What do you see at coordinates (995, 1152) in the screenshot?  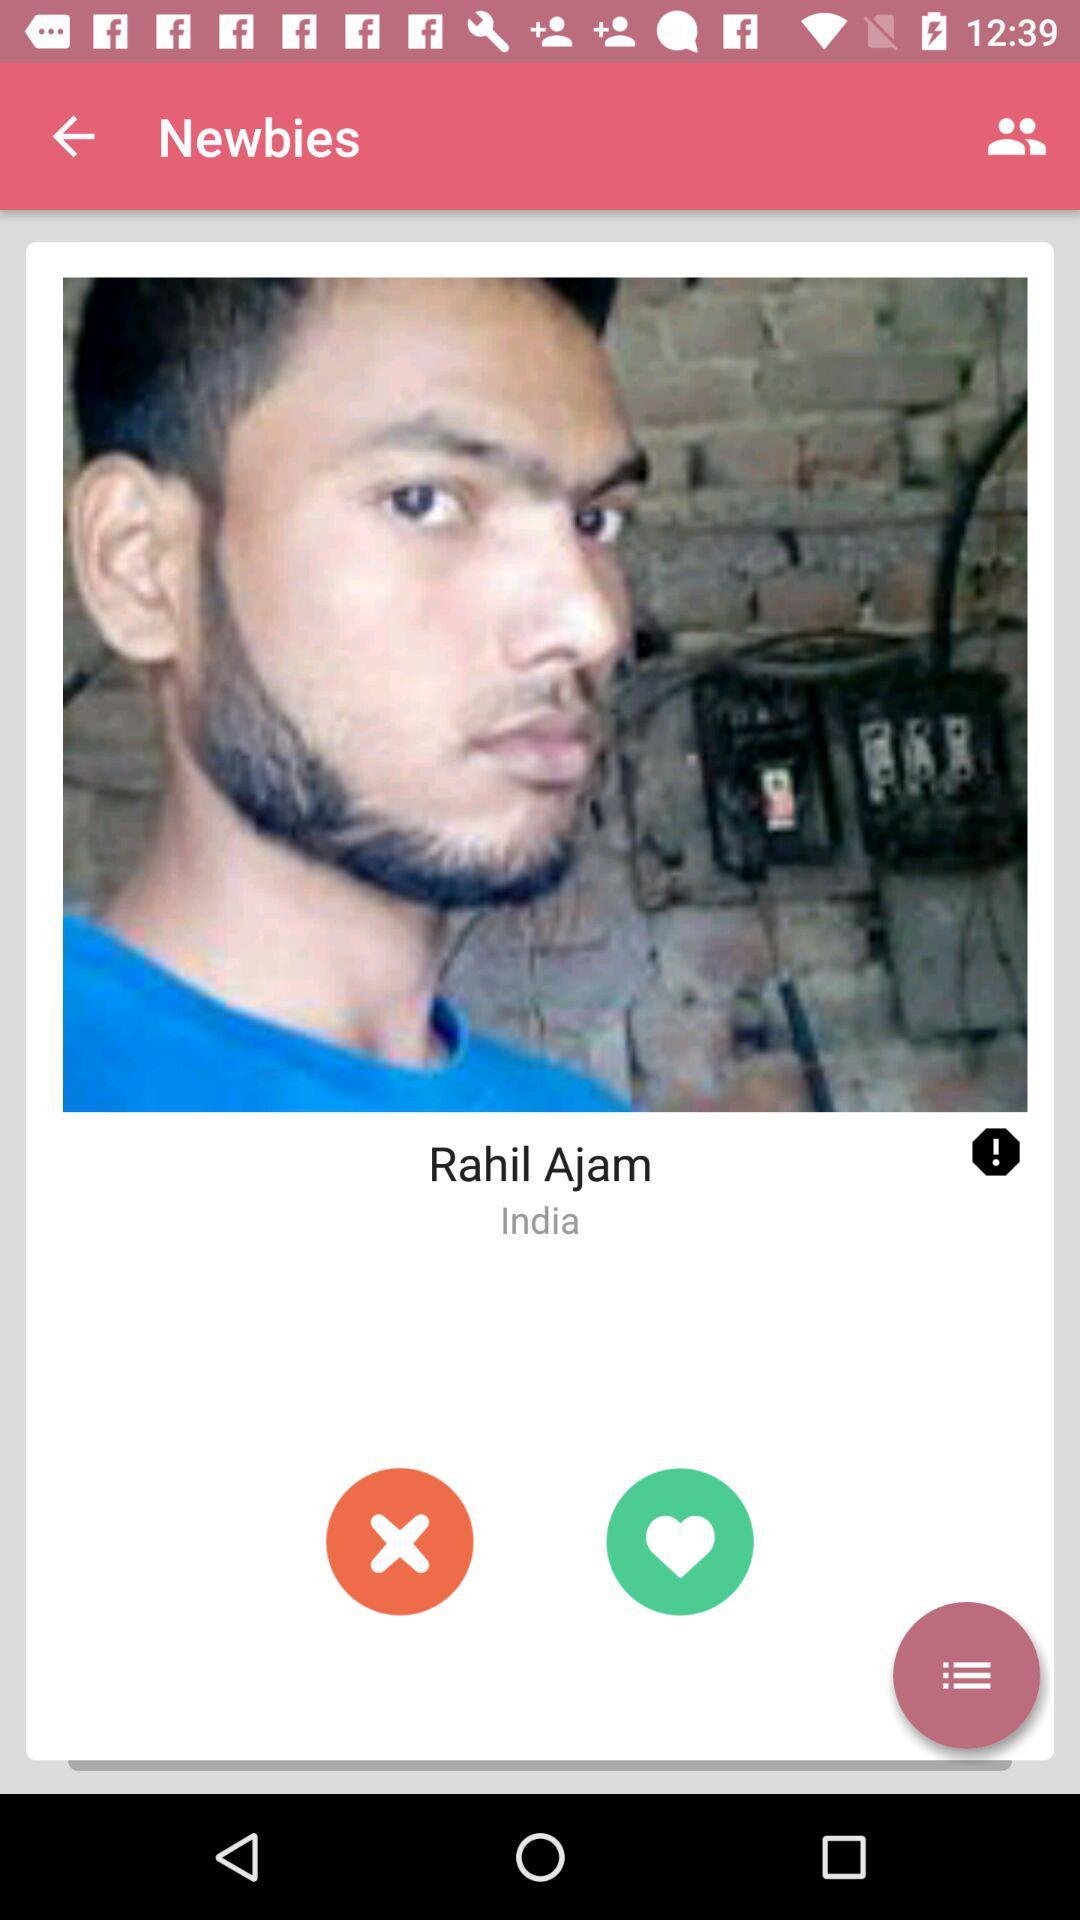 I see `report` at bounding box center [995, 1152].